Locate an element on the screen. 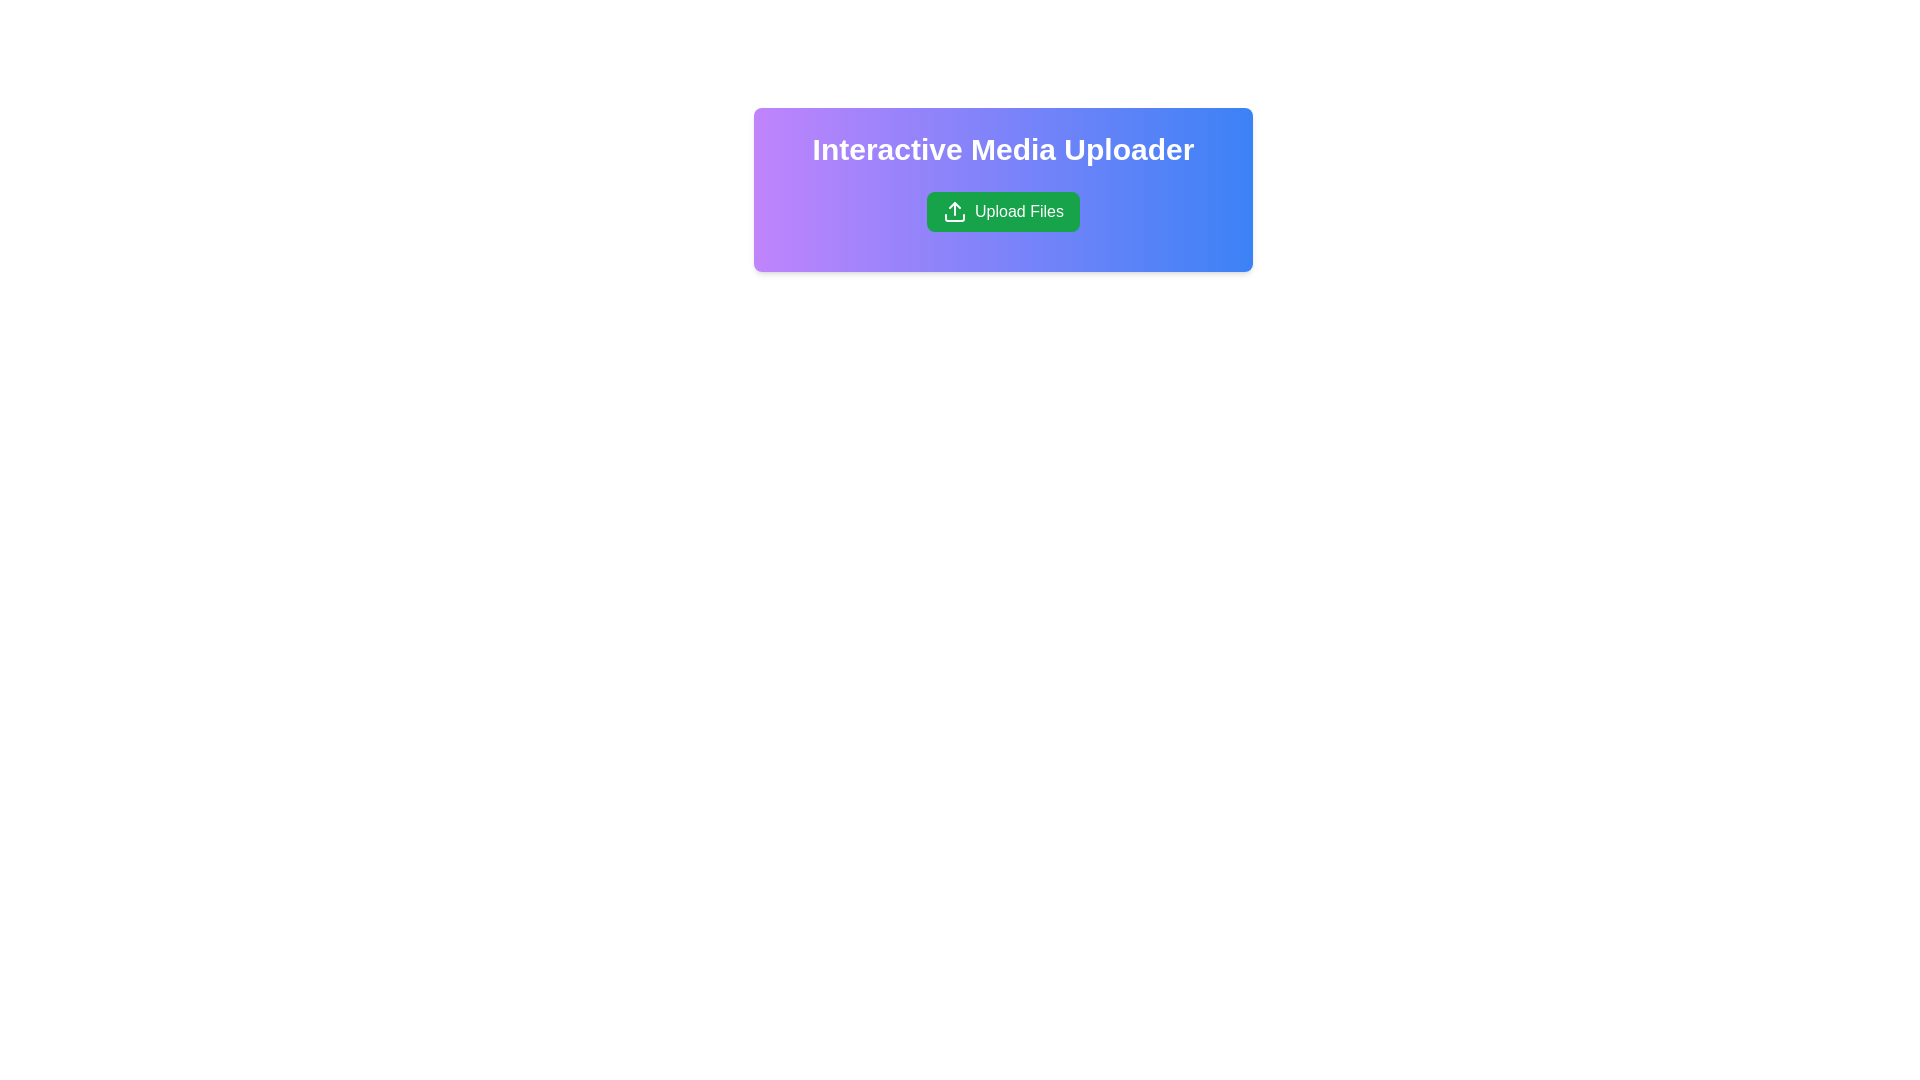 The width and height of the screenshot is (1920, 1080). the introductory panel for the interactive media uploader is located at coordinates (1003, 189).